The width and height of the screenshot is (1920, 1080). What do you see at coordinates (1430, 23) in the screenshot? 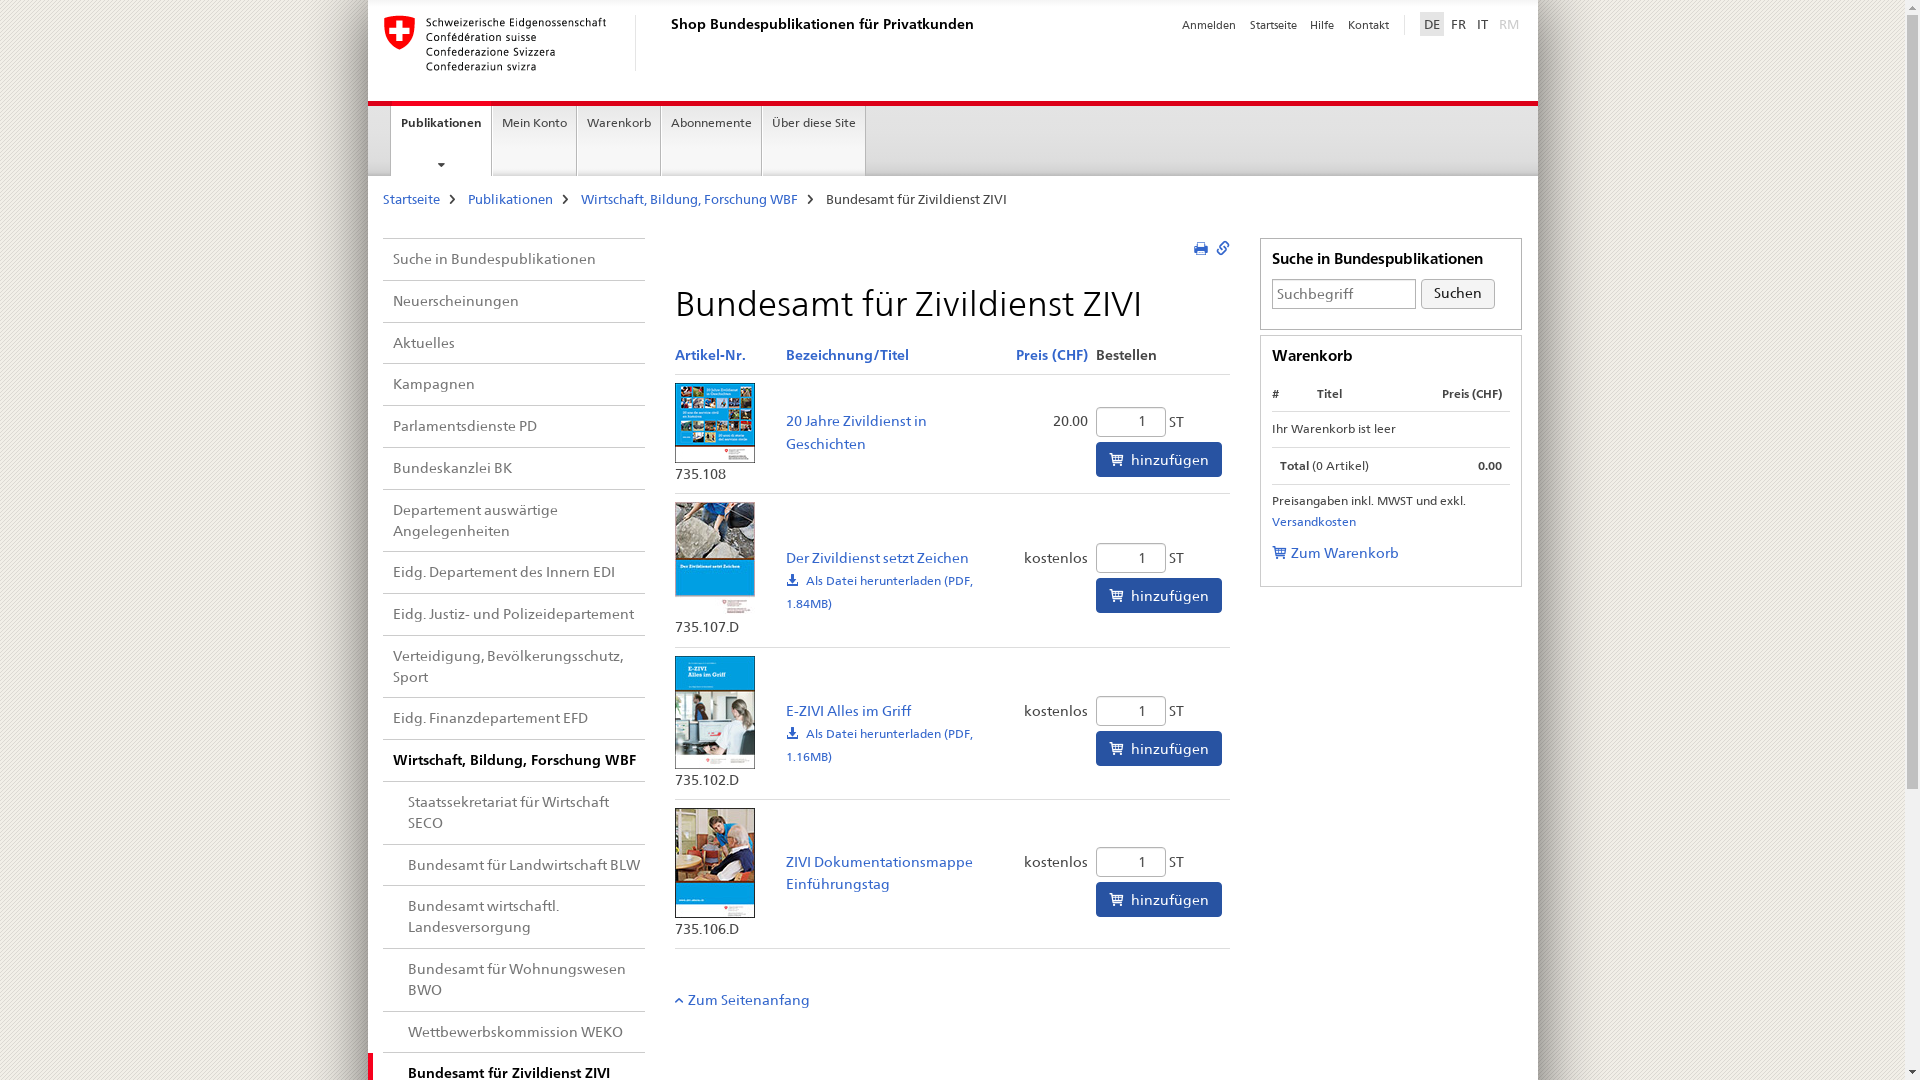
I see `'DE'` at bounding box center [1430, 23].